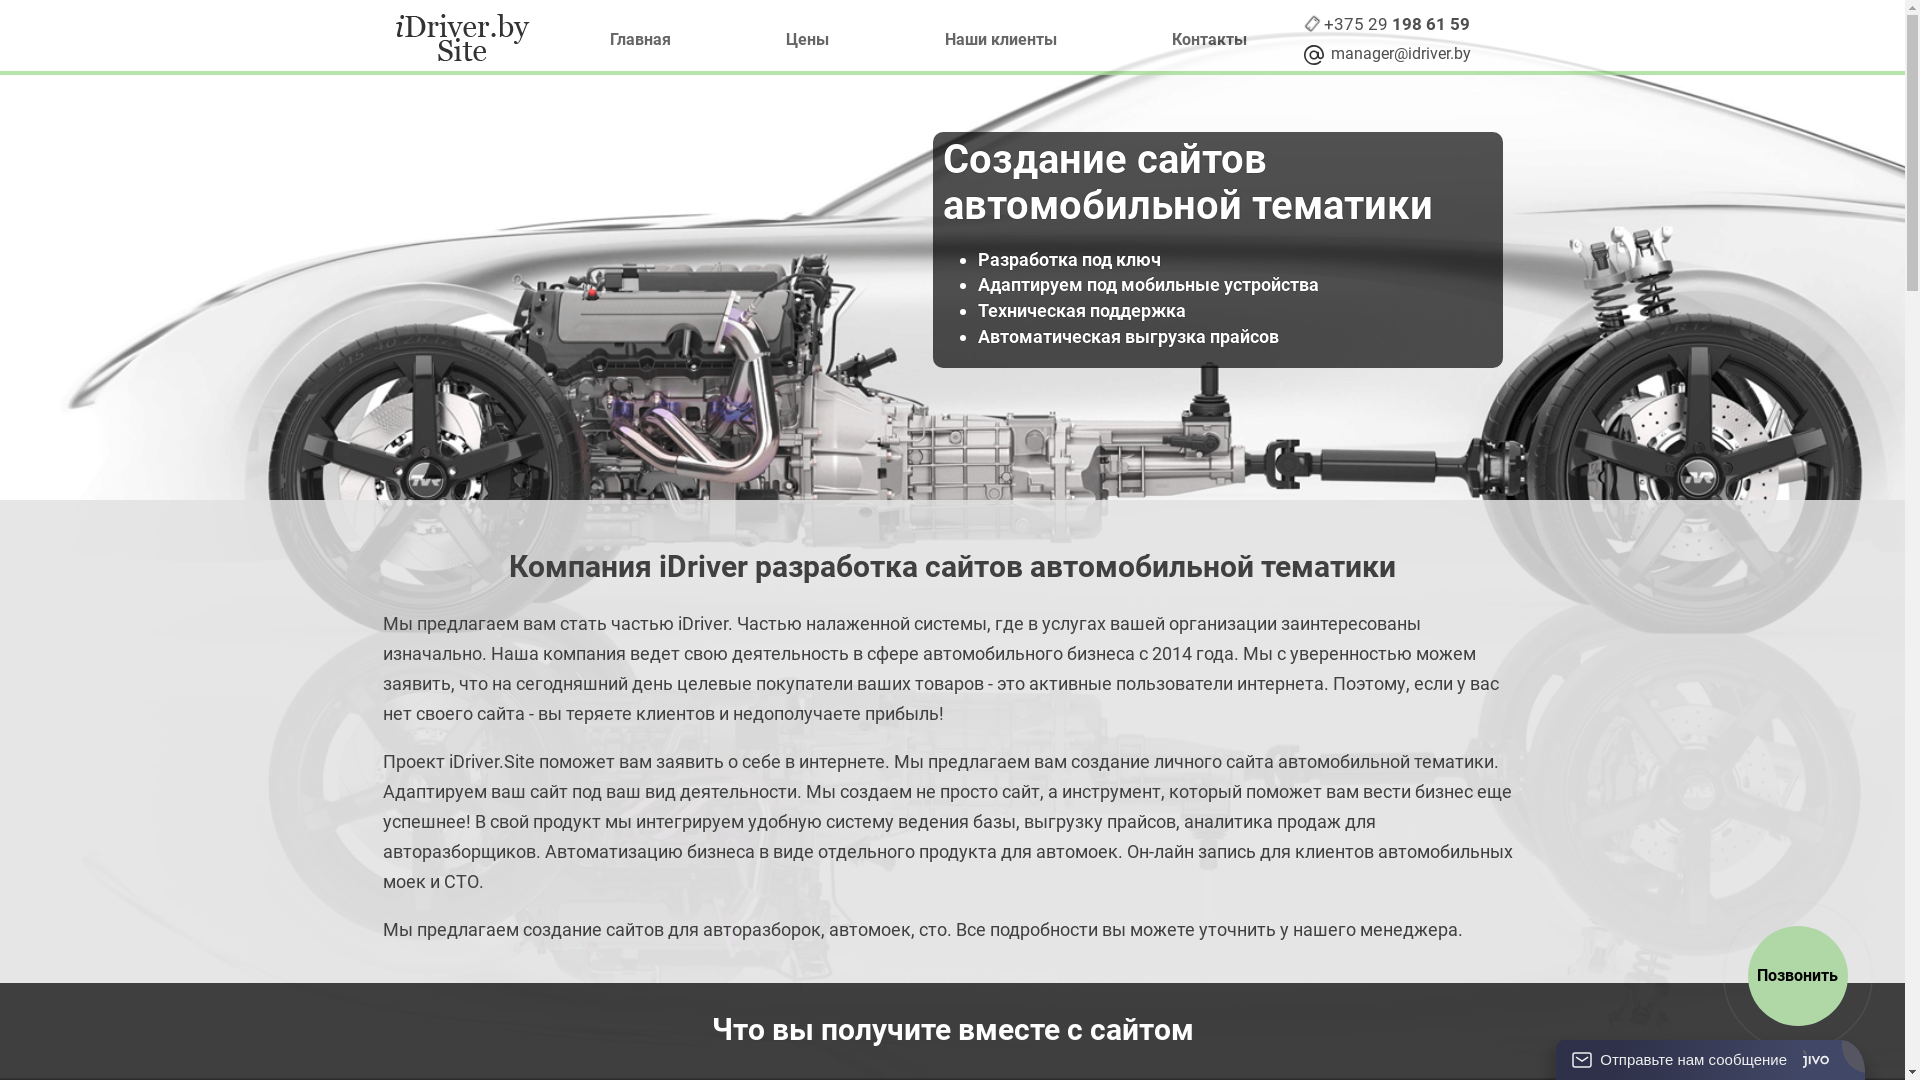 Image resolution: width=1920 pixels, height=1080 pixels. Describe the element at coordinates (1396, 53) in the screenshot. I see `'manager@idriver.by'` at that location.